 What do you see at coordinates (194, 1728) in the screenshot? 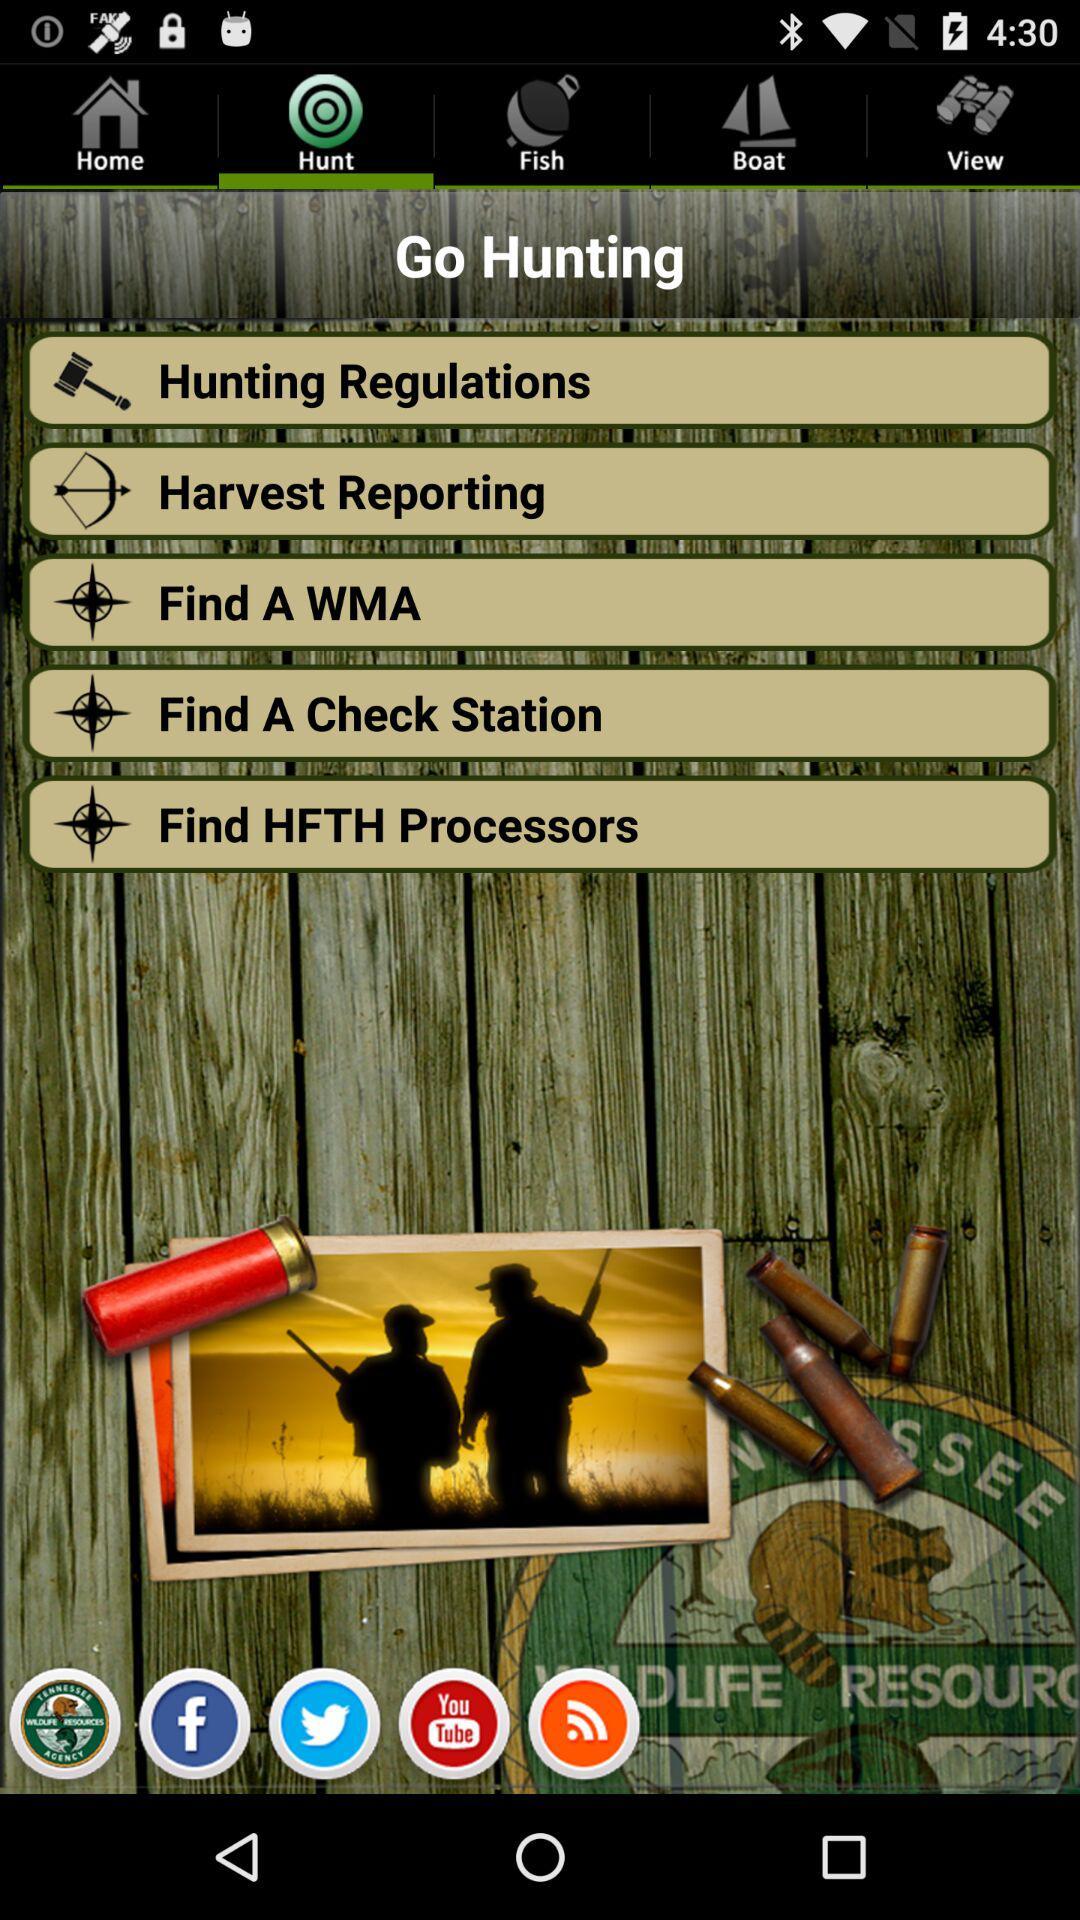
I see `share in facebool` at bounding box center [194, 1728].